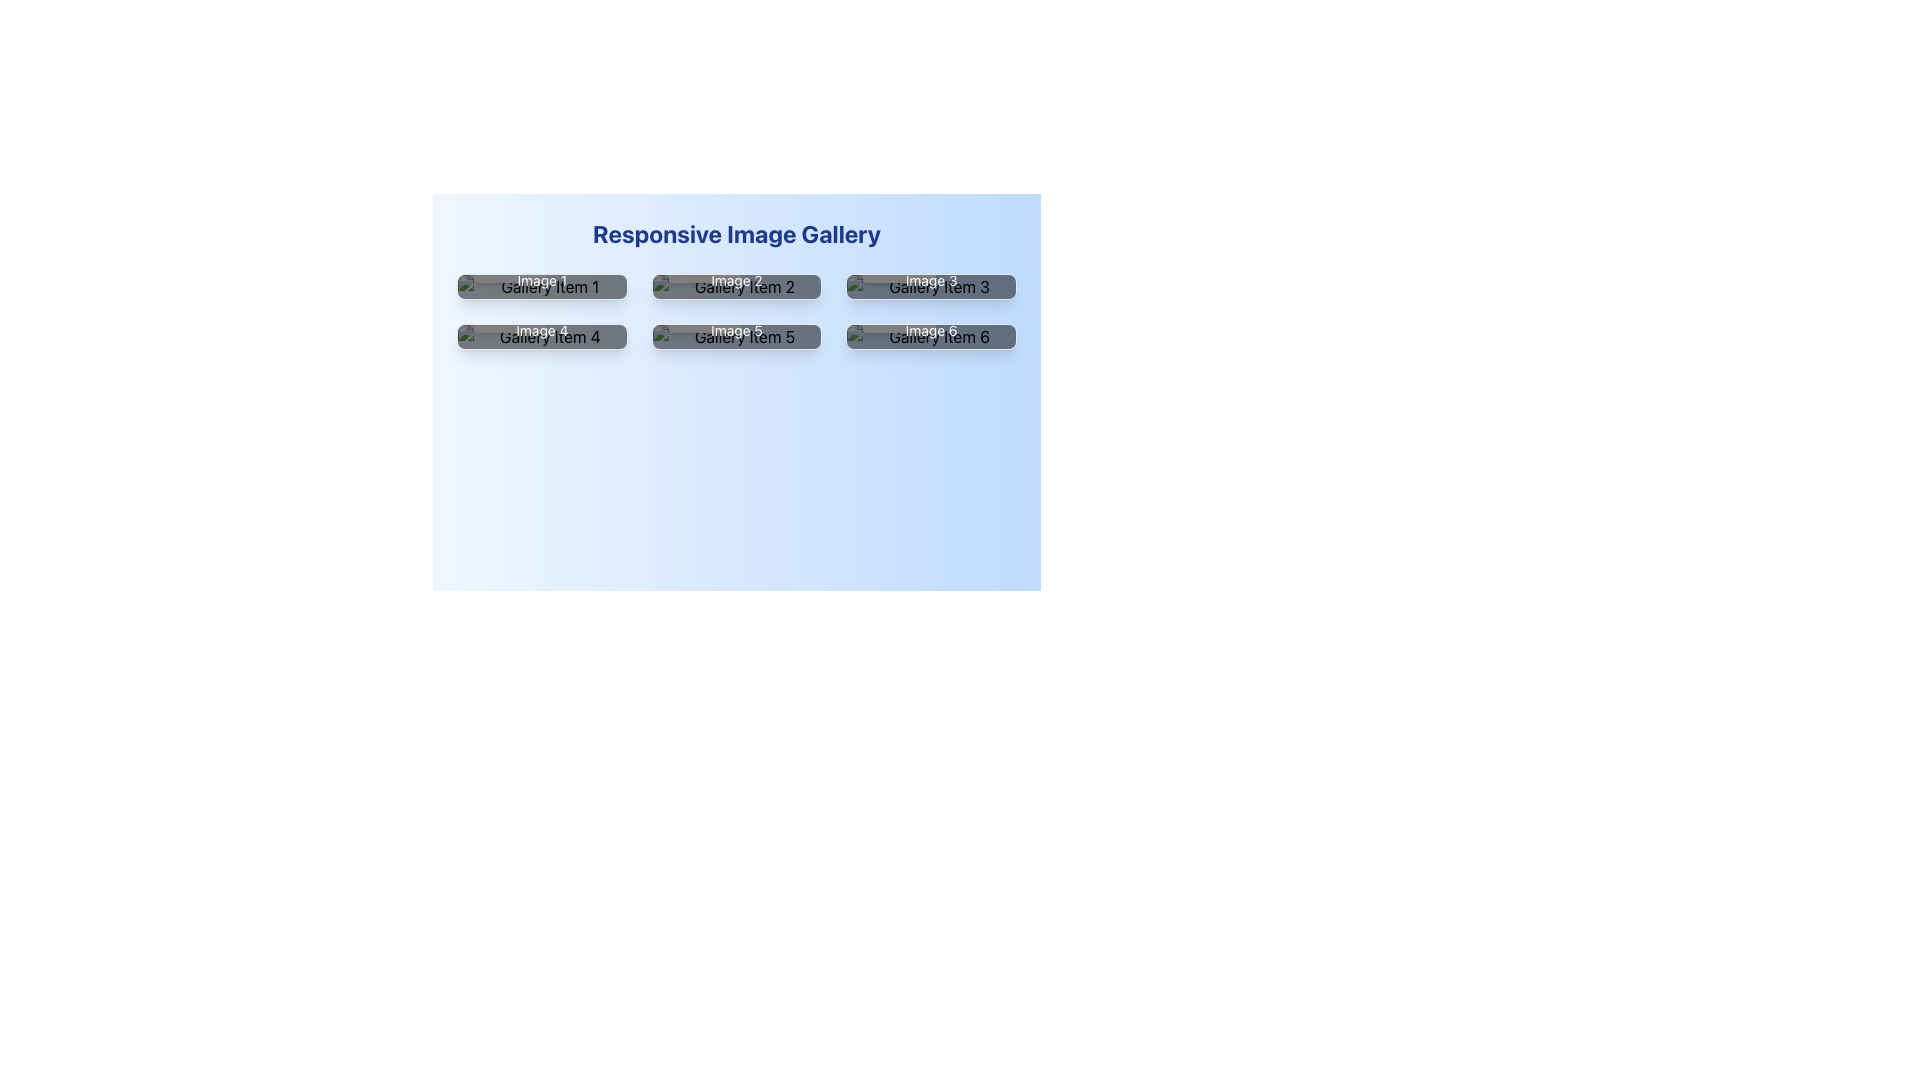 The image size is (1920, 1080). I want to click on the downward-pointing chevron icon, so click(882, 289).